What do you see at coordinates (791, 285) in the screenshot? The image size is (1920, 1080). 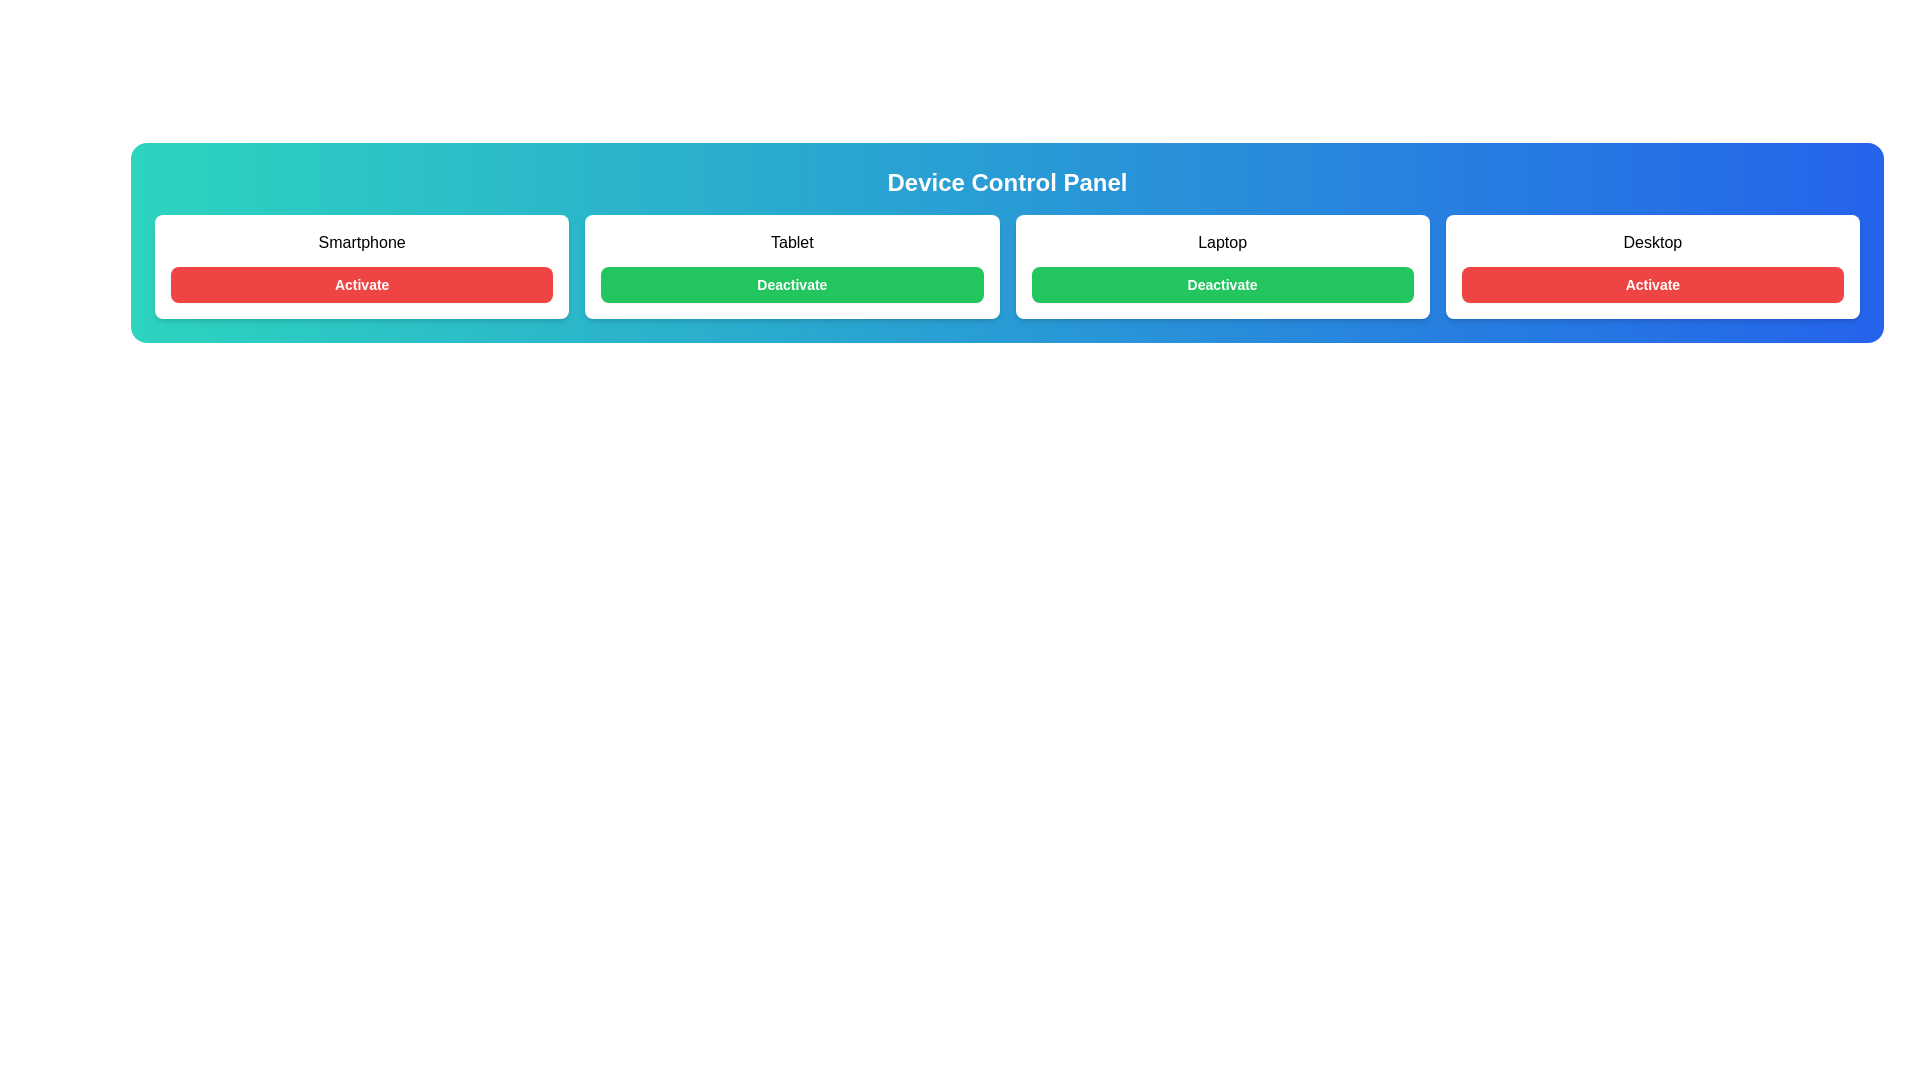 I see `the button for Tablet to observe the hover effect` at bounding box center [791, 285].